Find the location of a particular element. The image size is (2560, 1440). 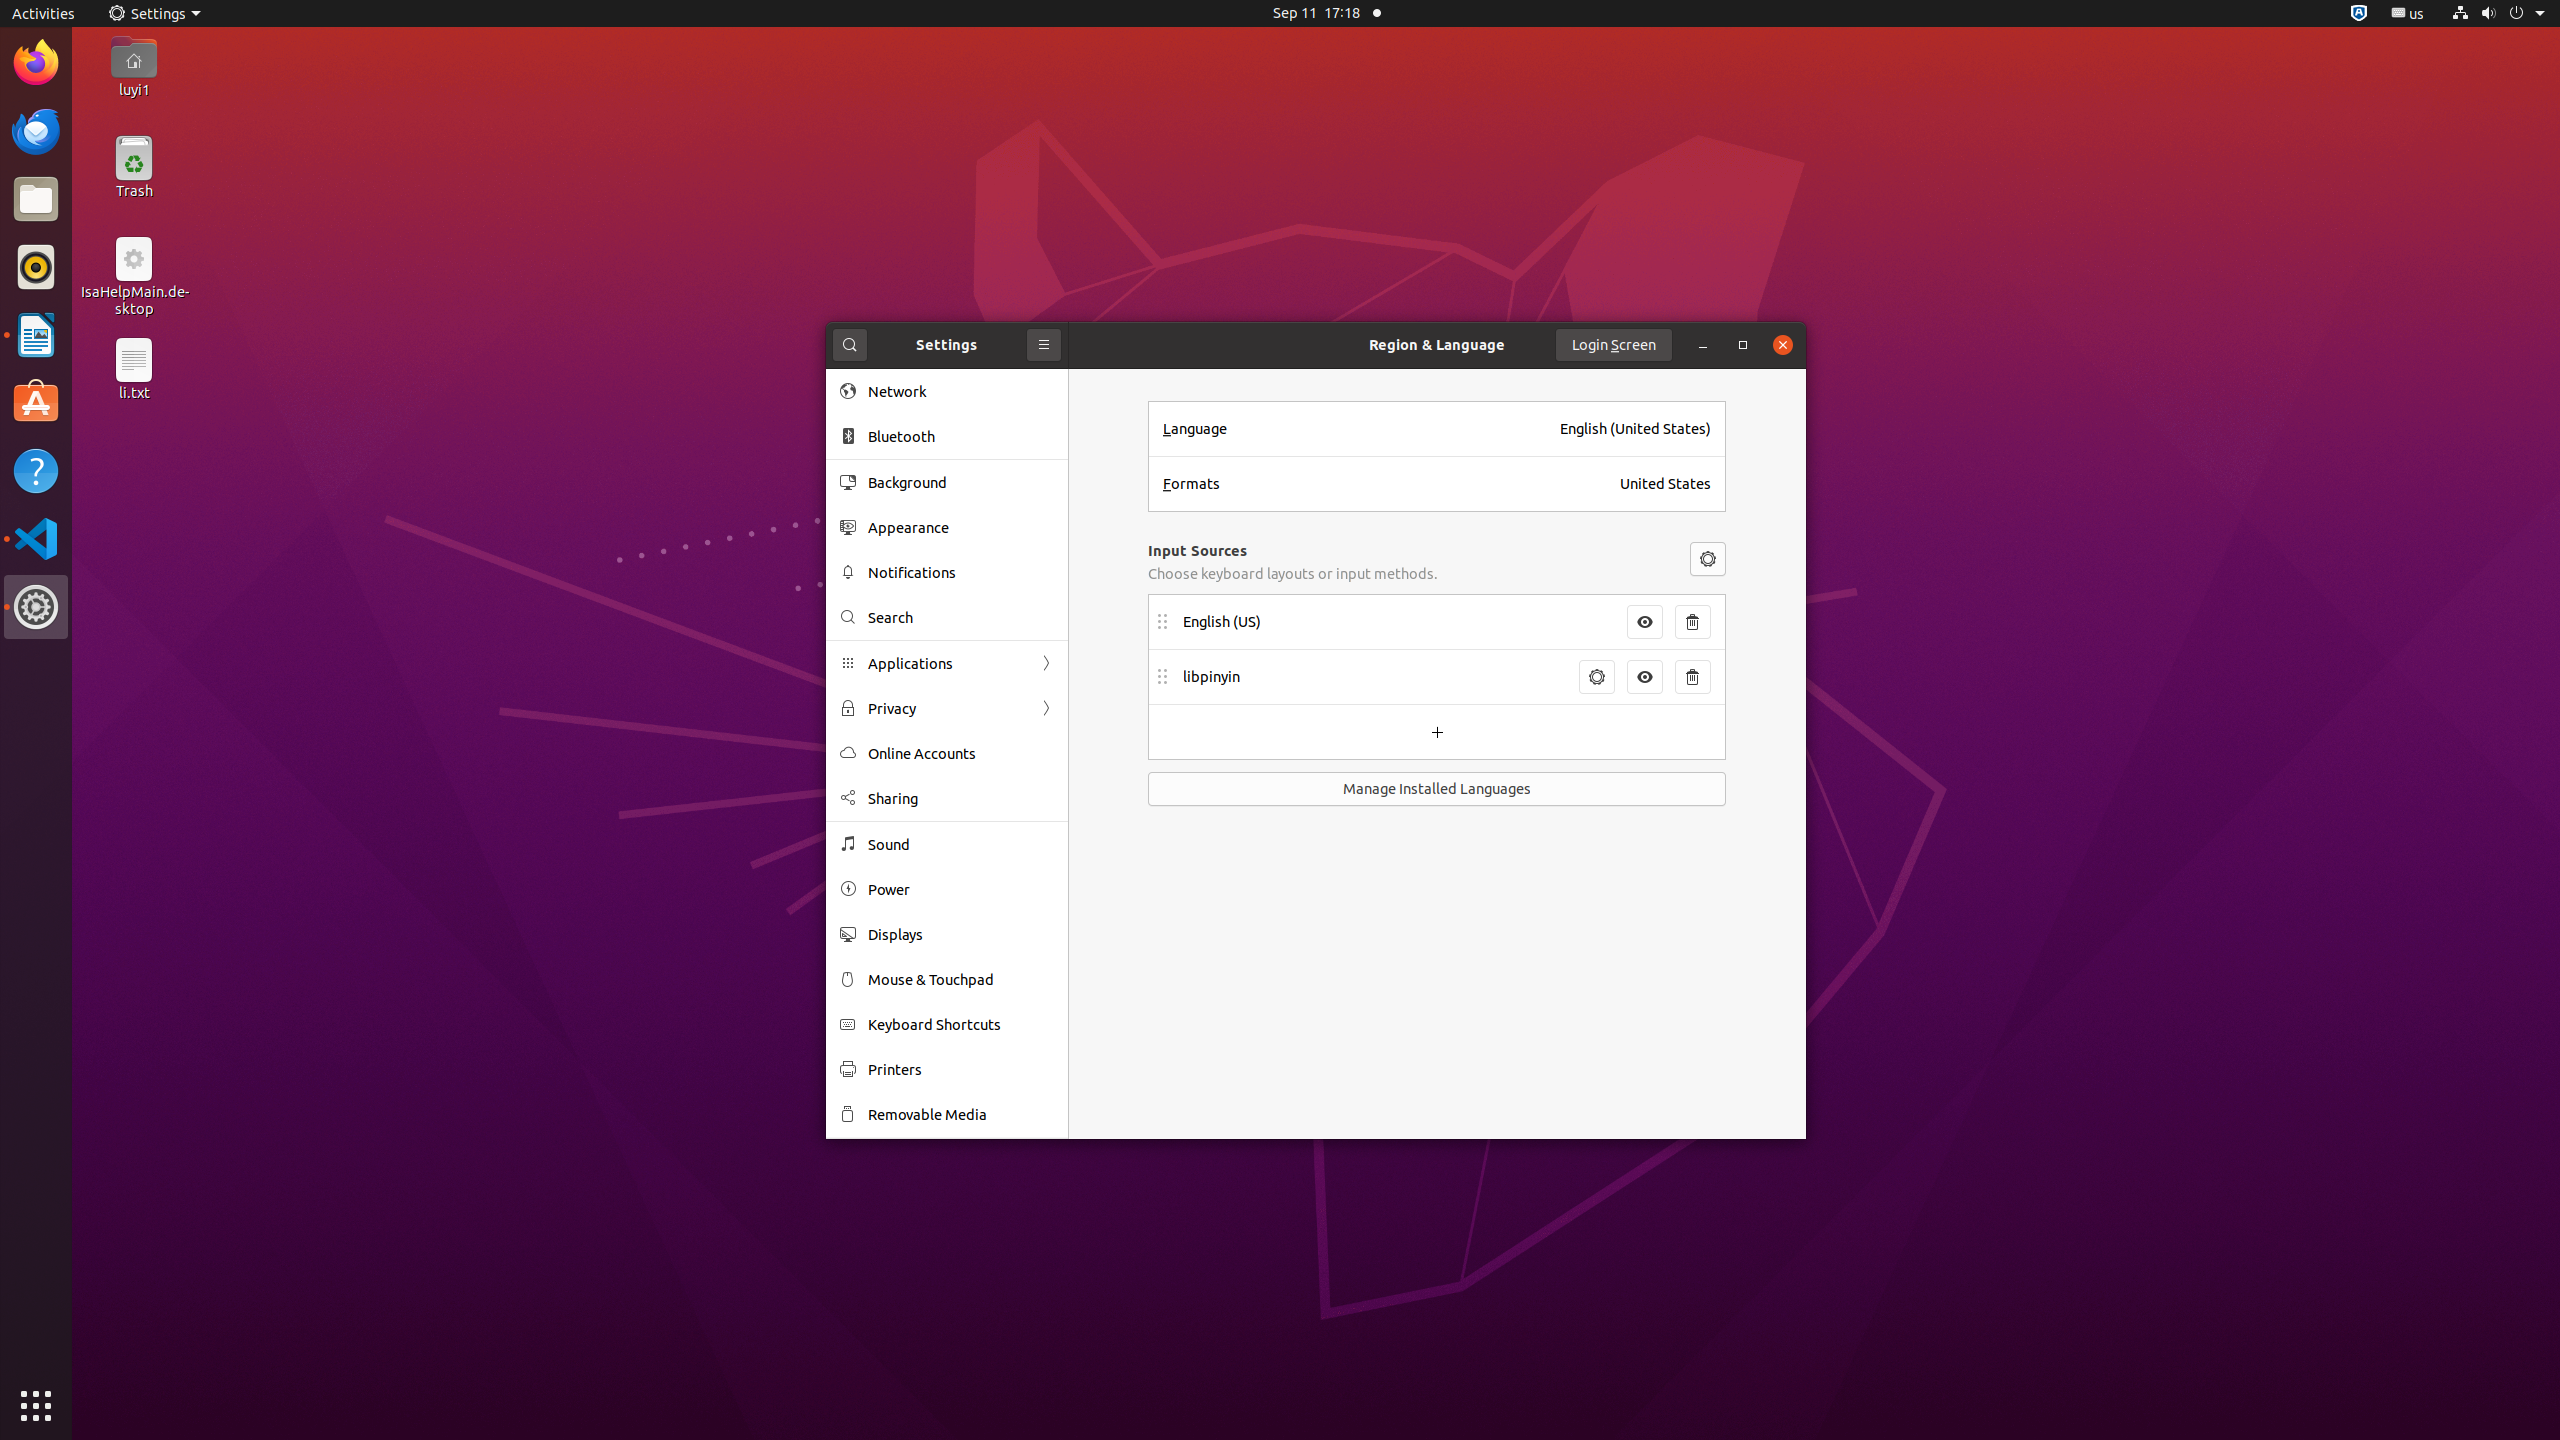

'Settings' is located at coordinates (154, 12).